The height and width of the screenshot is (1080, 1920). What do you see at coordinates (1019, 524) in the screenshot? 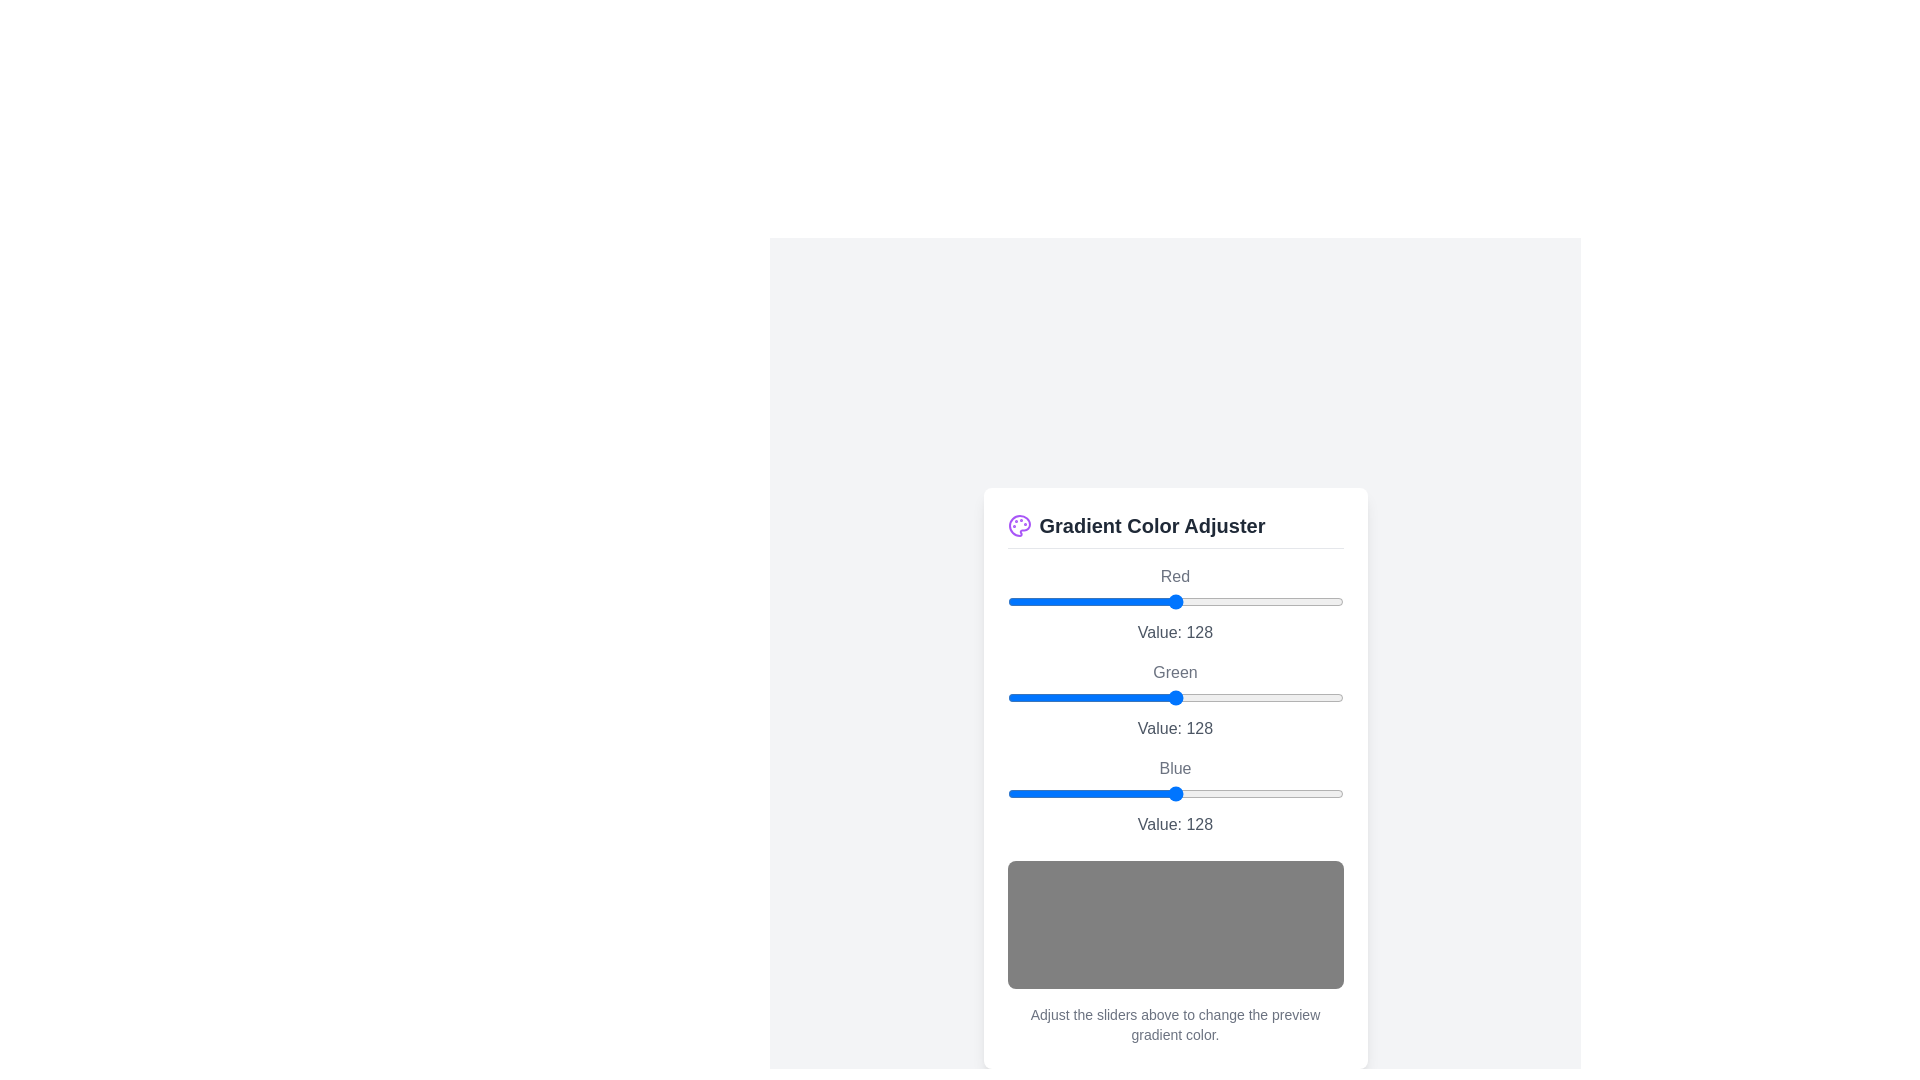
I see `the palette icon to open the color adjustment options` at bounding box center [1019, 524].